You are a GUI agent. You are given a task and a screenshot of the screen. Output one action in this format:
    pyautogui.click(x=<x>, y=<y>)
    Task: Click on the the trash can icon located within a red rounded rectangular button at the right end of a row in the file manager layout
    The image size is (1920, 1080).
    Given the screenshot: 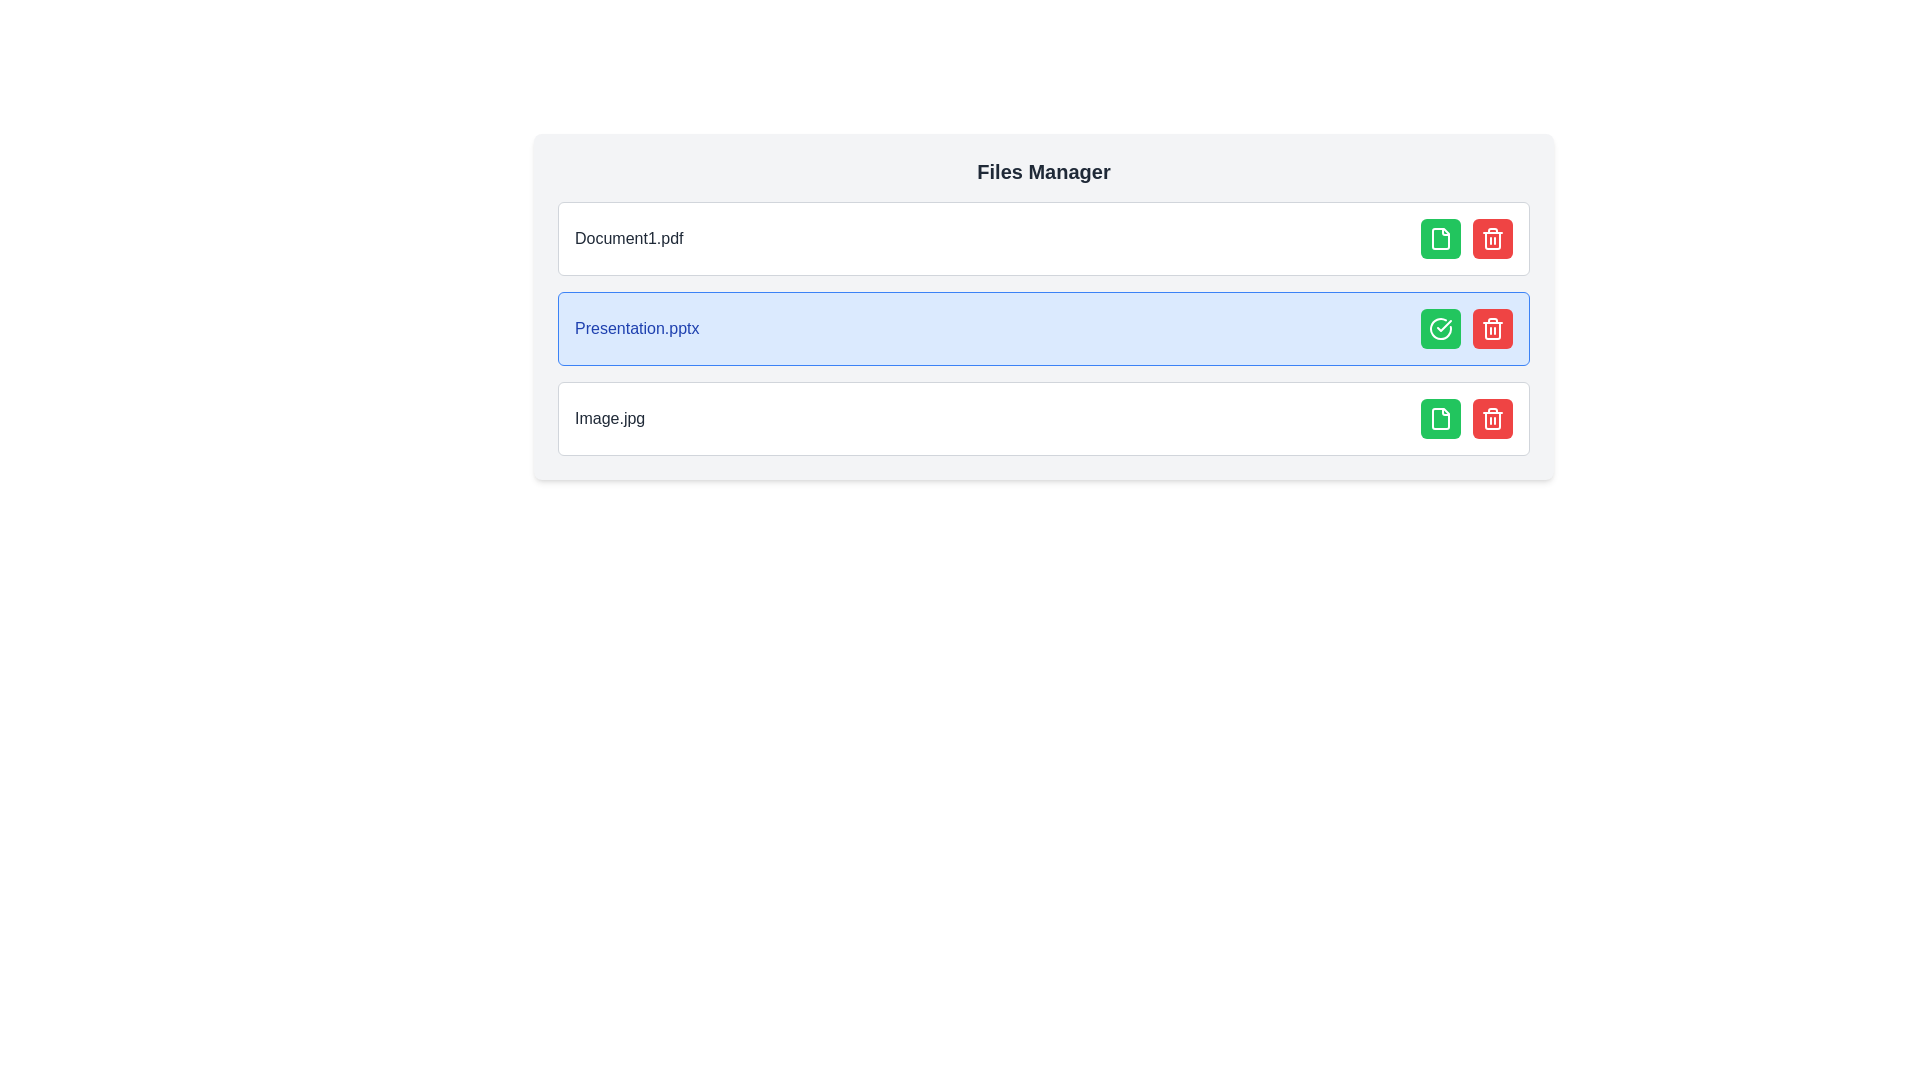 What is the action you would take?
    pyautogui.click(x=1492, y=418)
    